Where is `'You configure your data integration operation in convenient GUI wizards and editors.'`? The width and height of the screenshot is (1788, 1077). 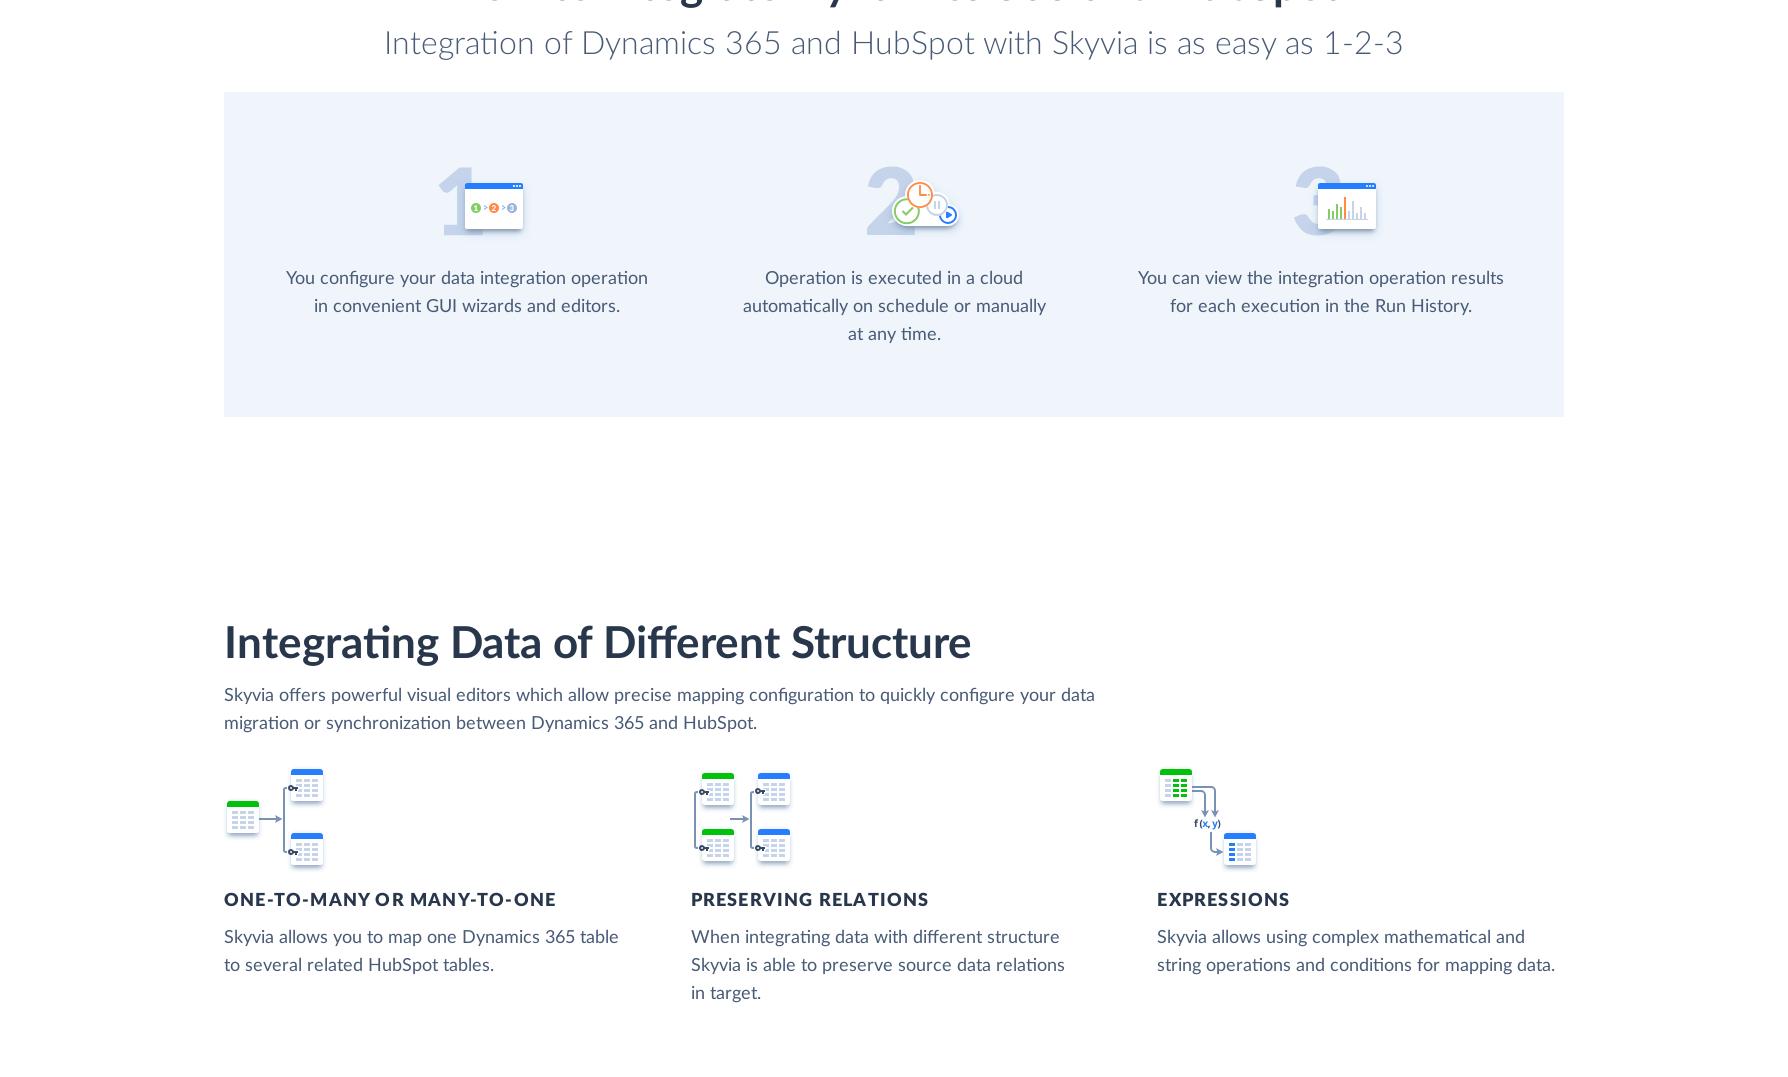
'You configure your data integration operation in convenient GUI wizards and editors.' is located at coordinates (467, 291).